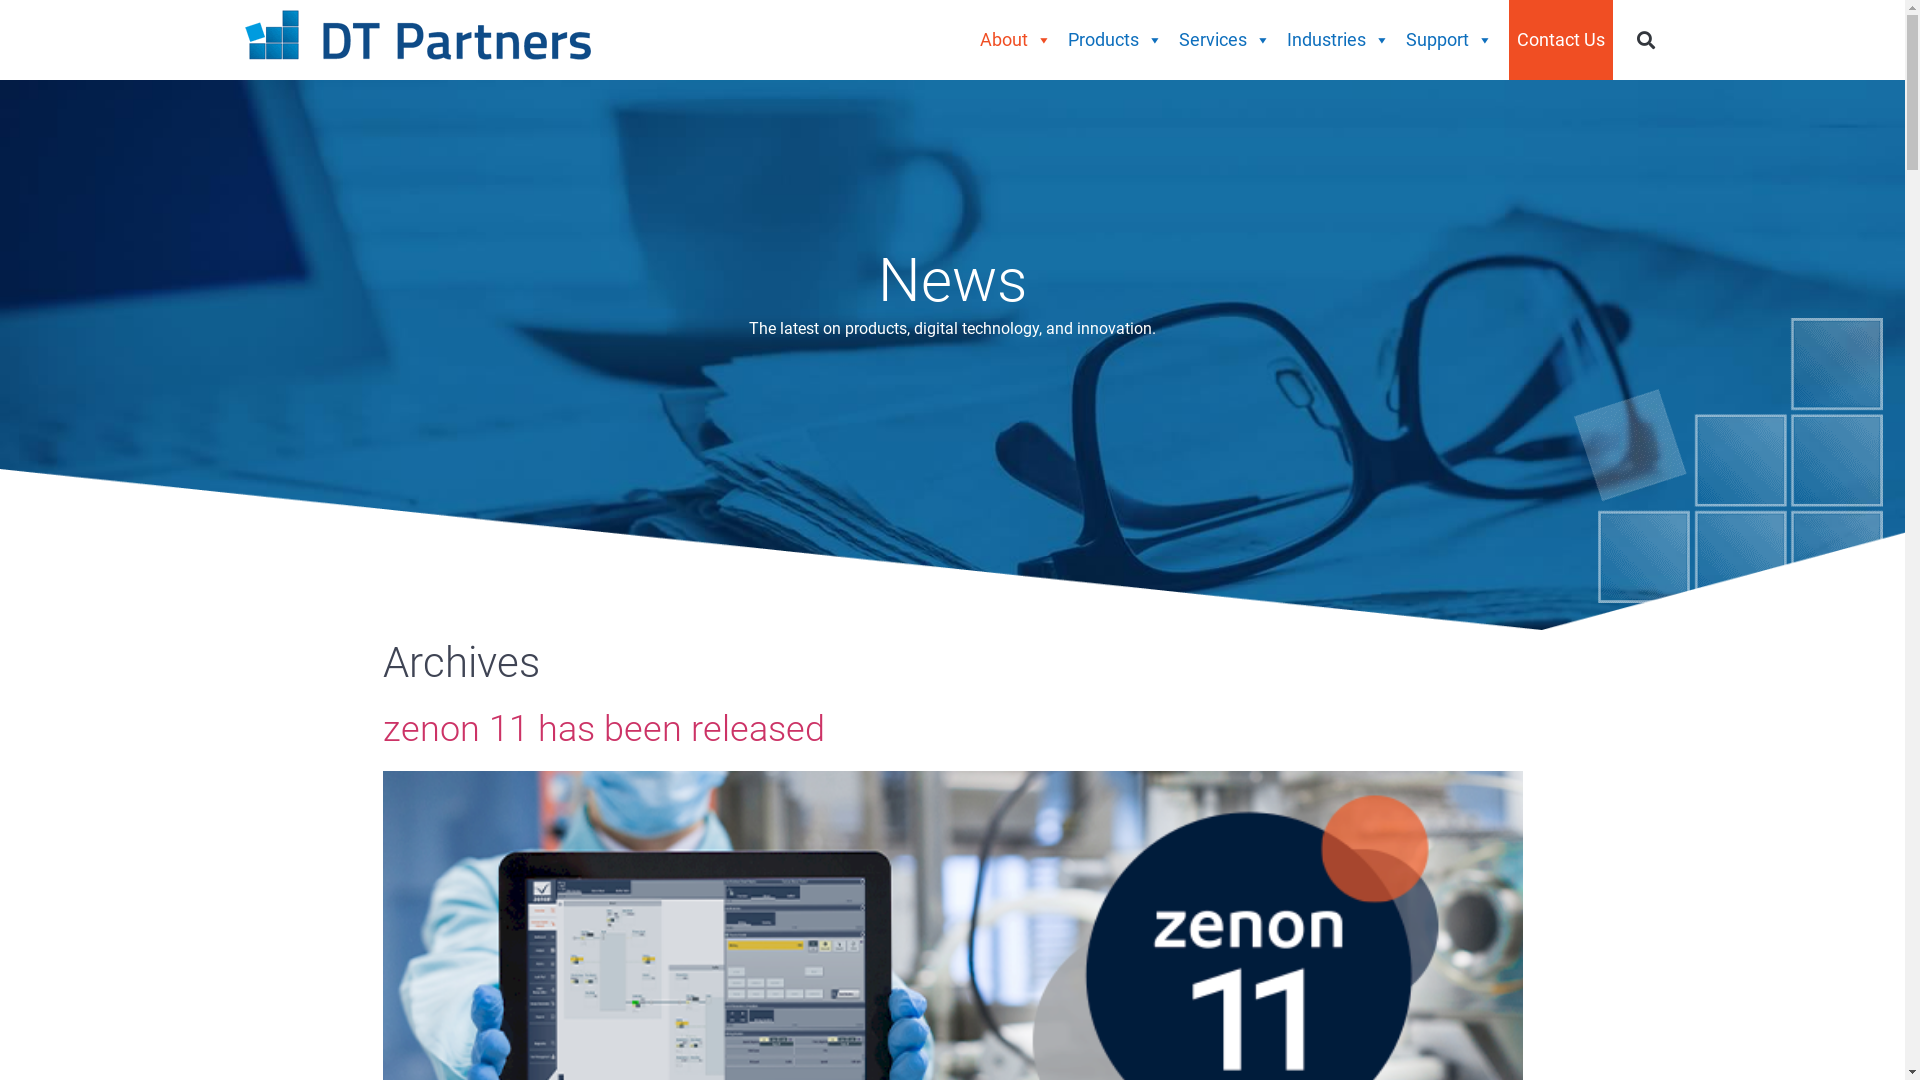 Image resolution: width=1920 pixels, height=1080 pixels. Describe the element at coordinates (1179, 39) in the screenshot. I see `'Services'` at that location.